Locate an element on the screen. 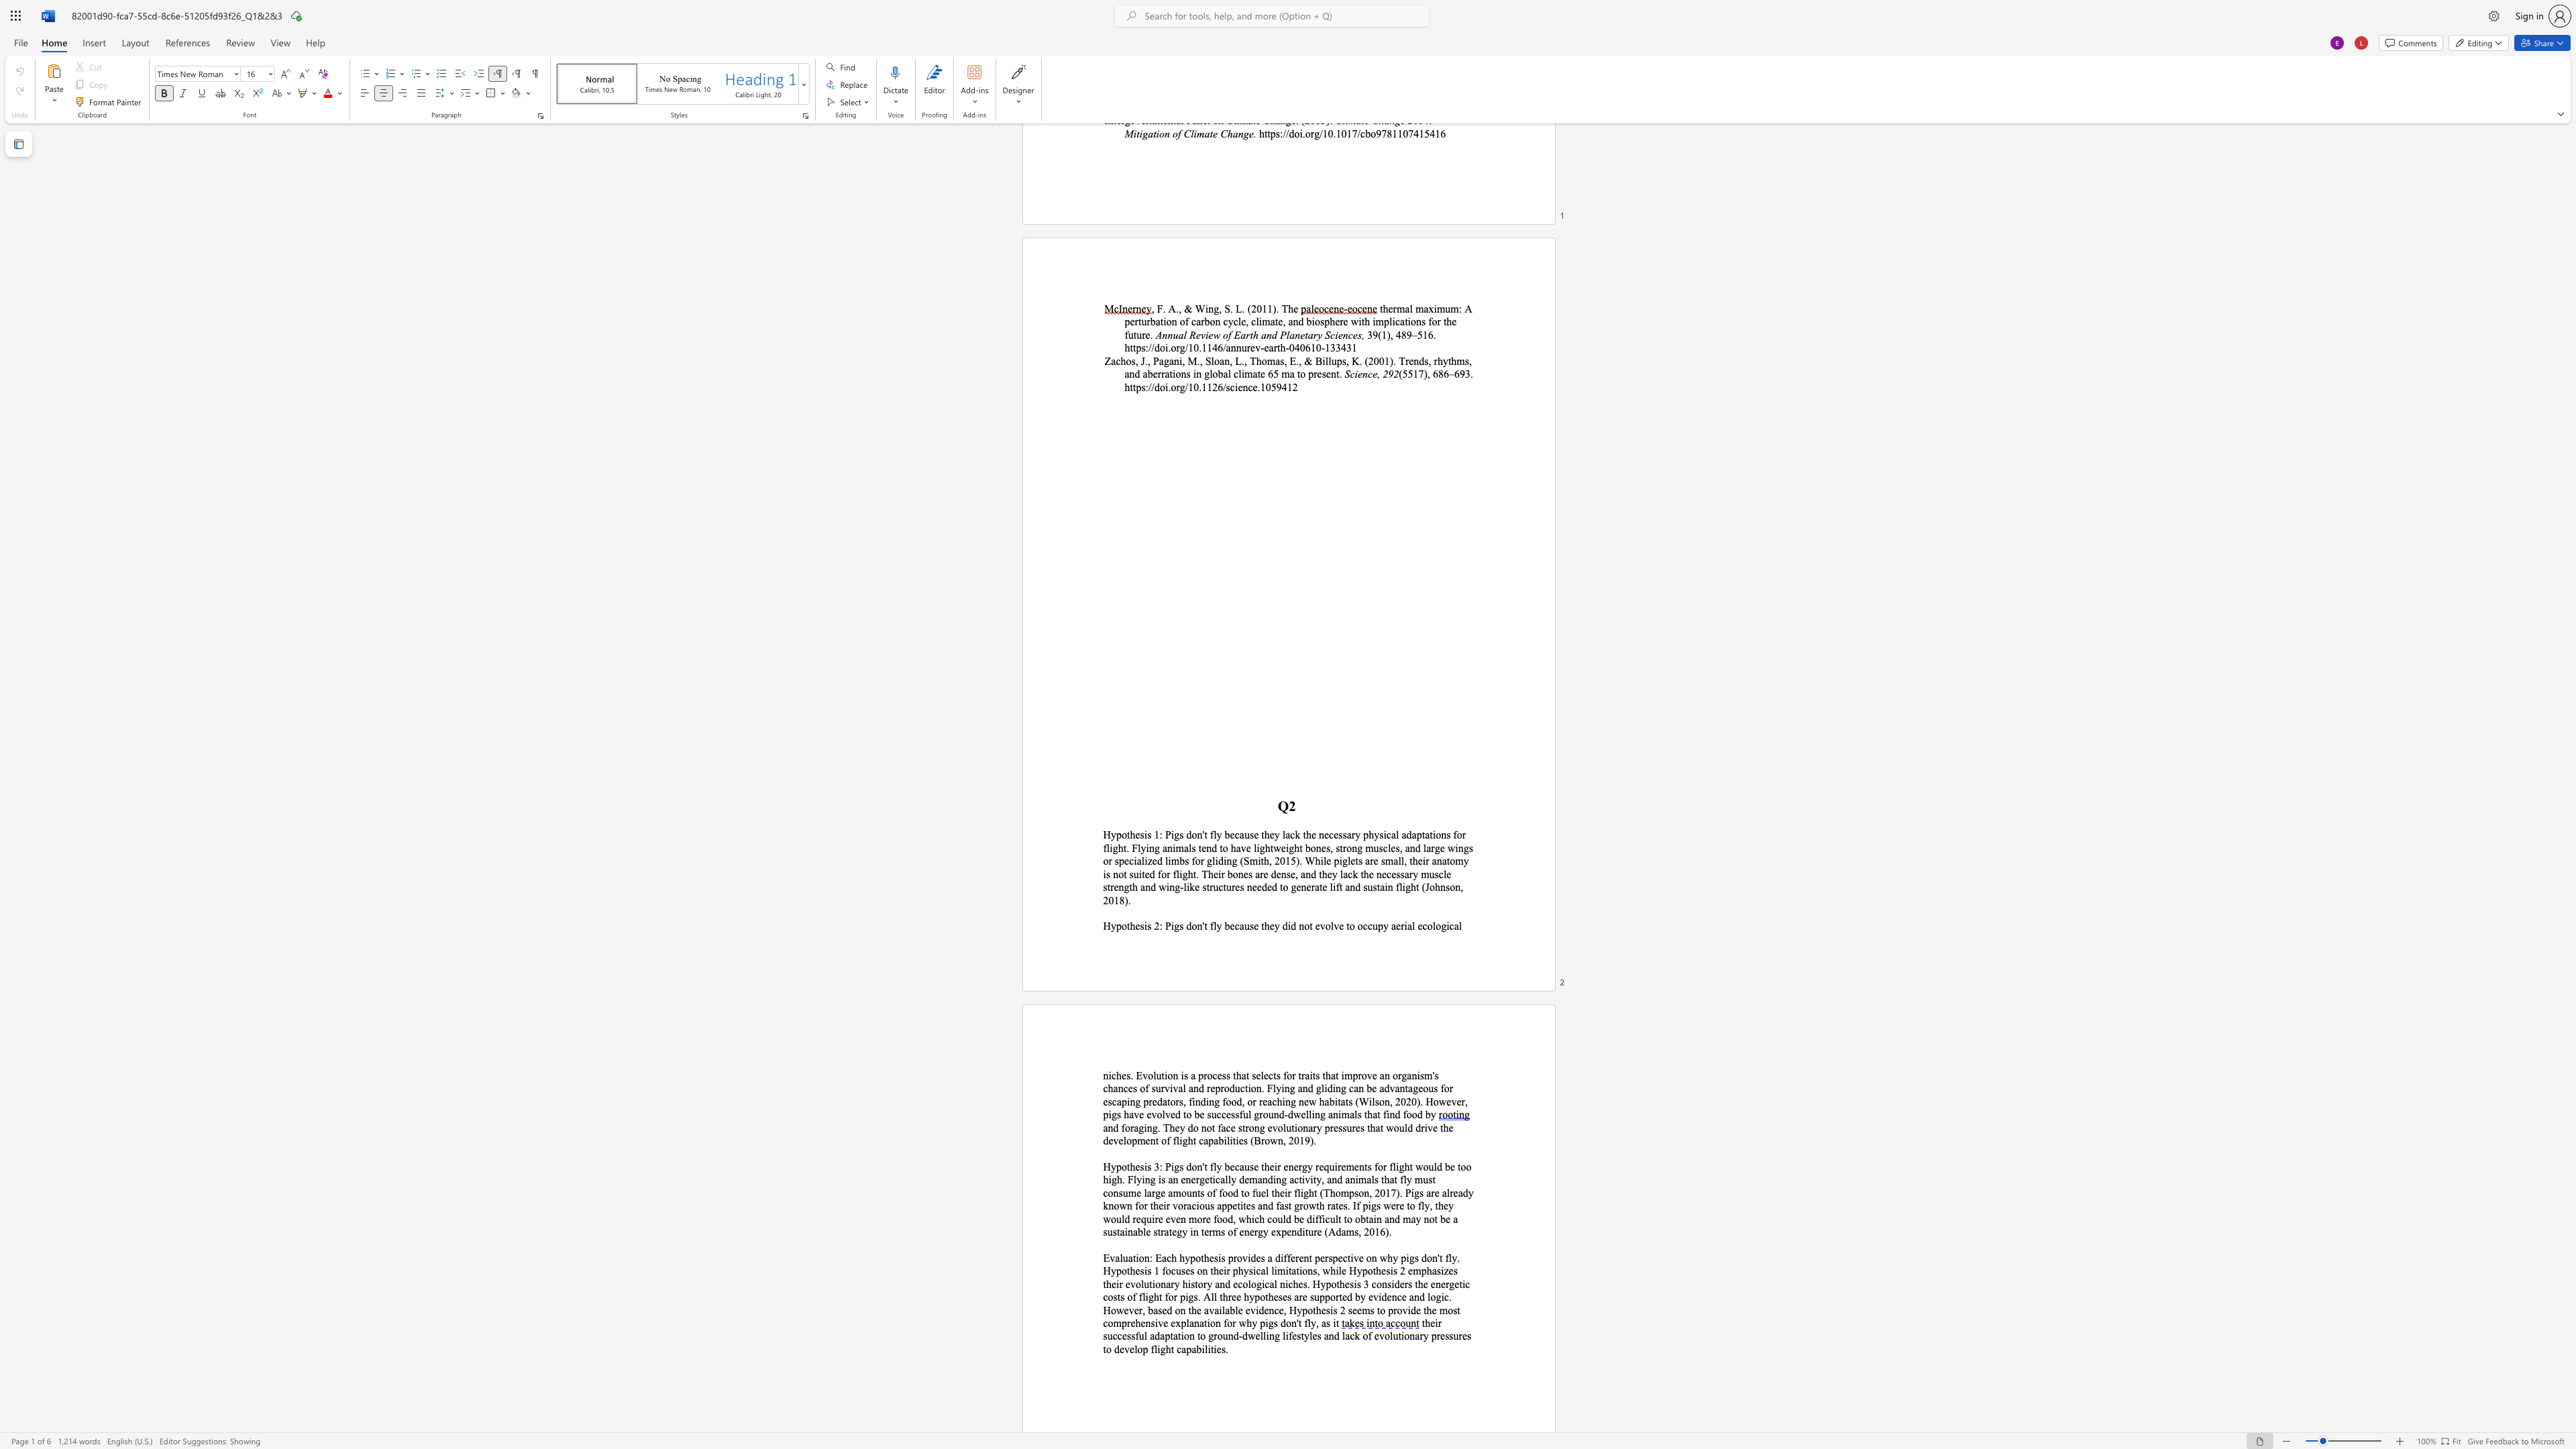  the subset text "Pi" within the text "Hypothesis 3: Pigs" is located at coordinates (1164, 1166).